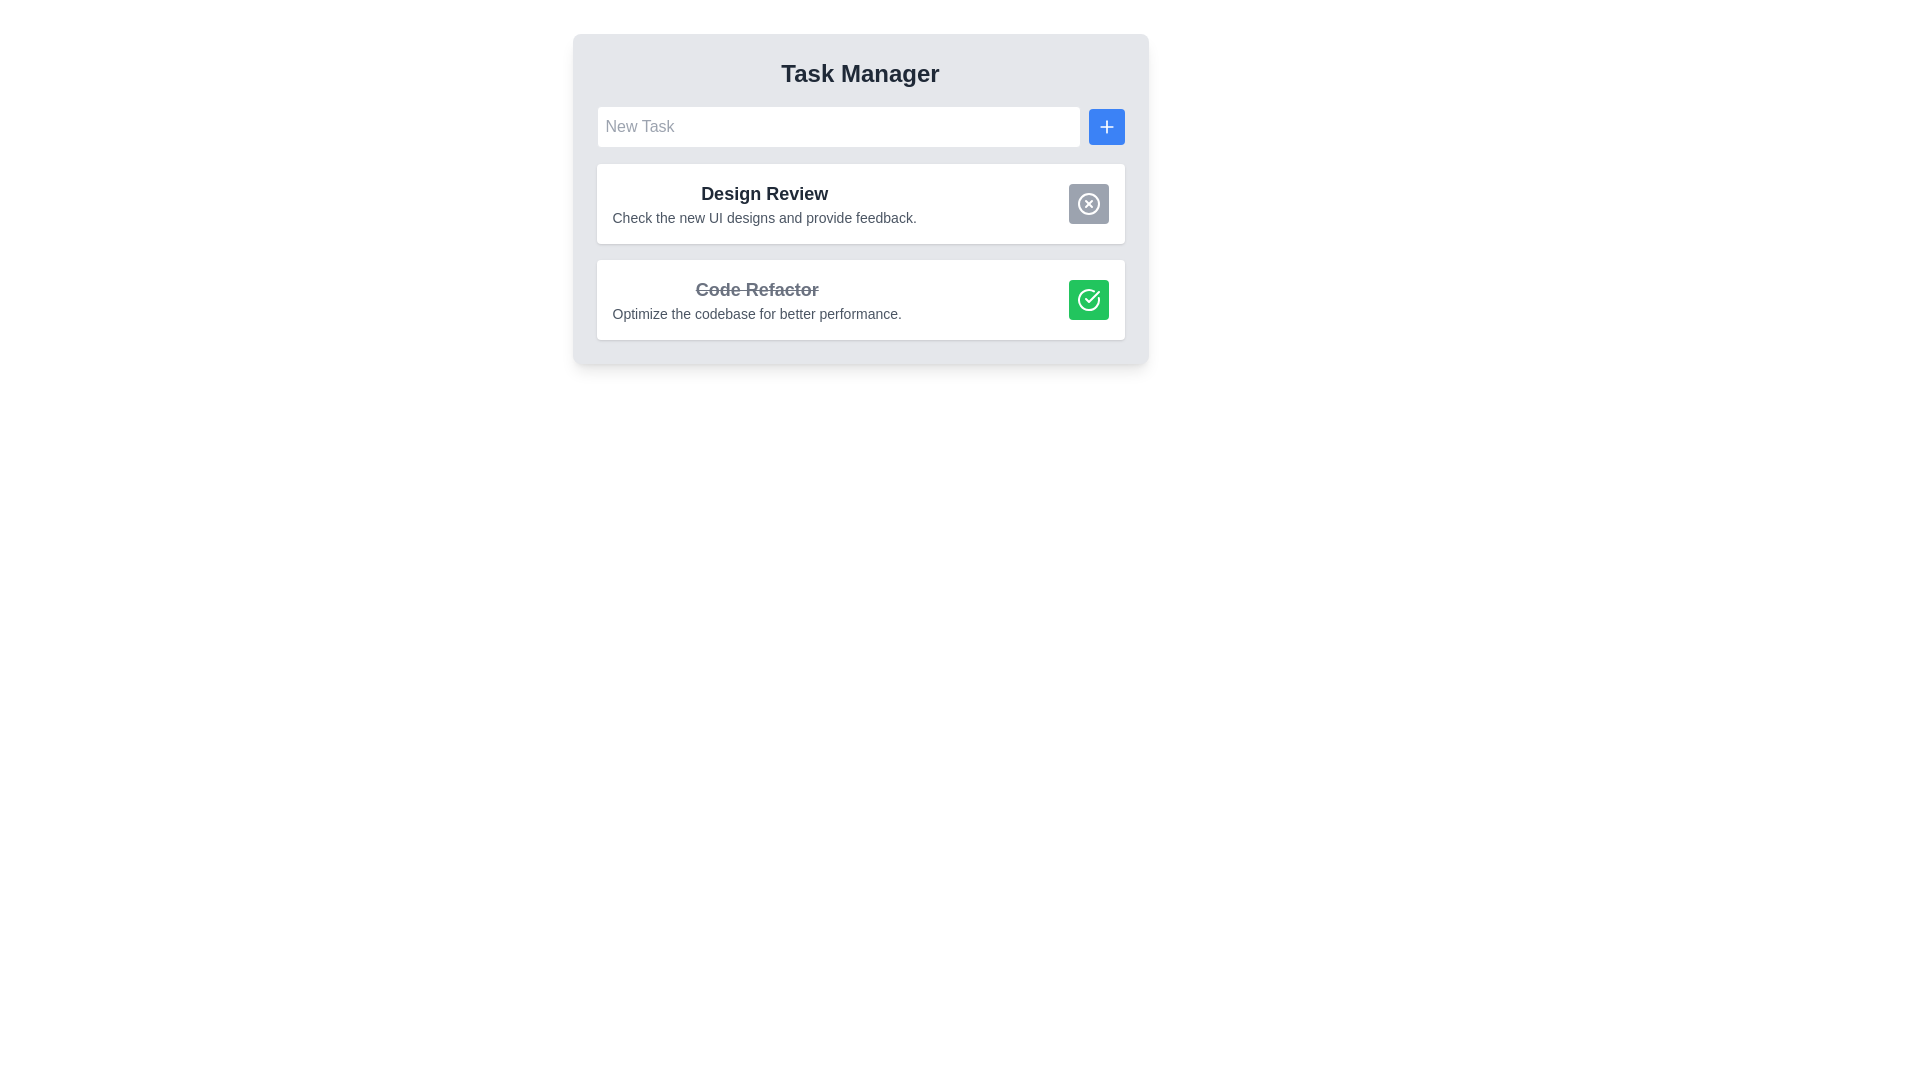 This screenshot has height=1080, width=1920. I want to click on the Task Item Widget displaying the task titled 'Design Review', so click(860, 199).